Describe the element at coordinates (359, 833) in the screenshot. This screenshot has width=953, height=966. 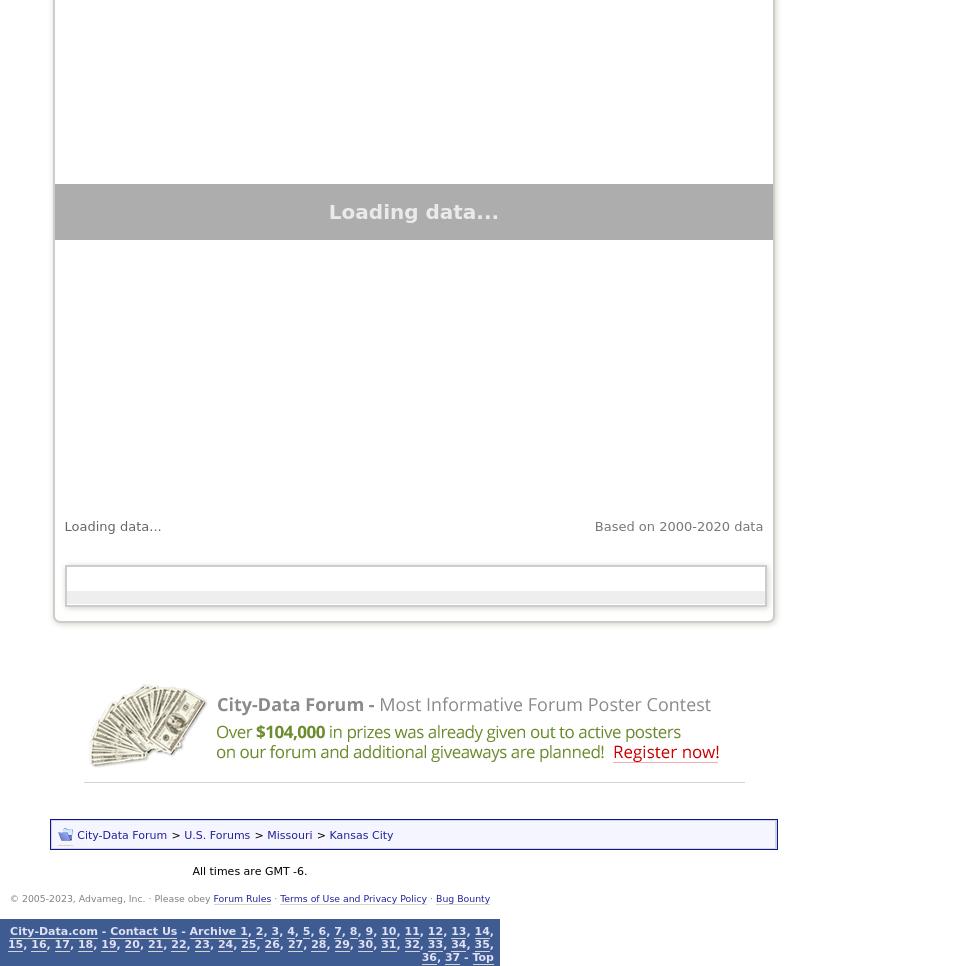
I see `'Kansas City'` at that location.